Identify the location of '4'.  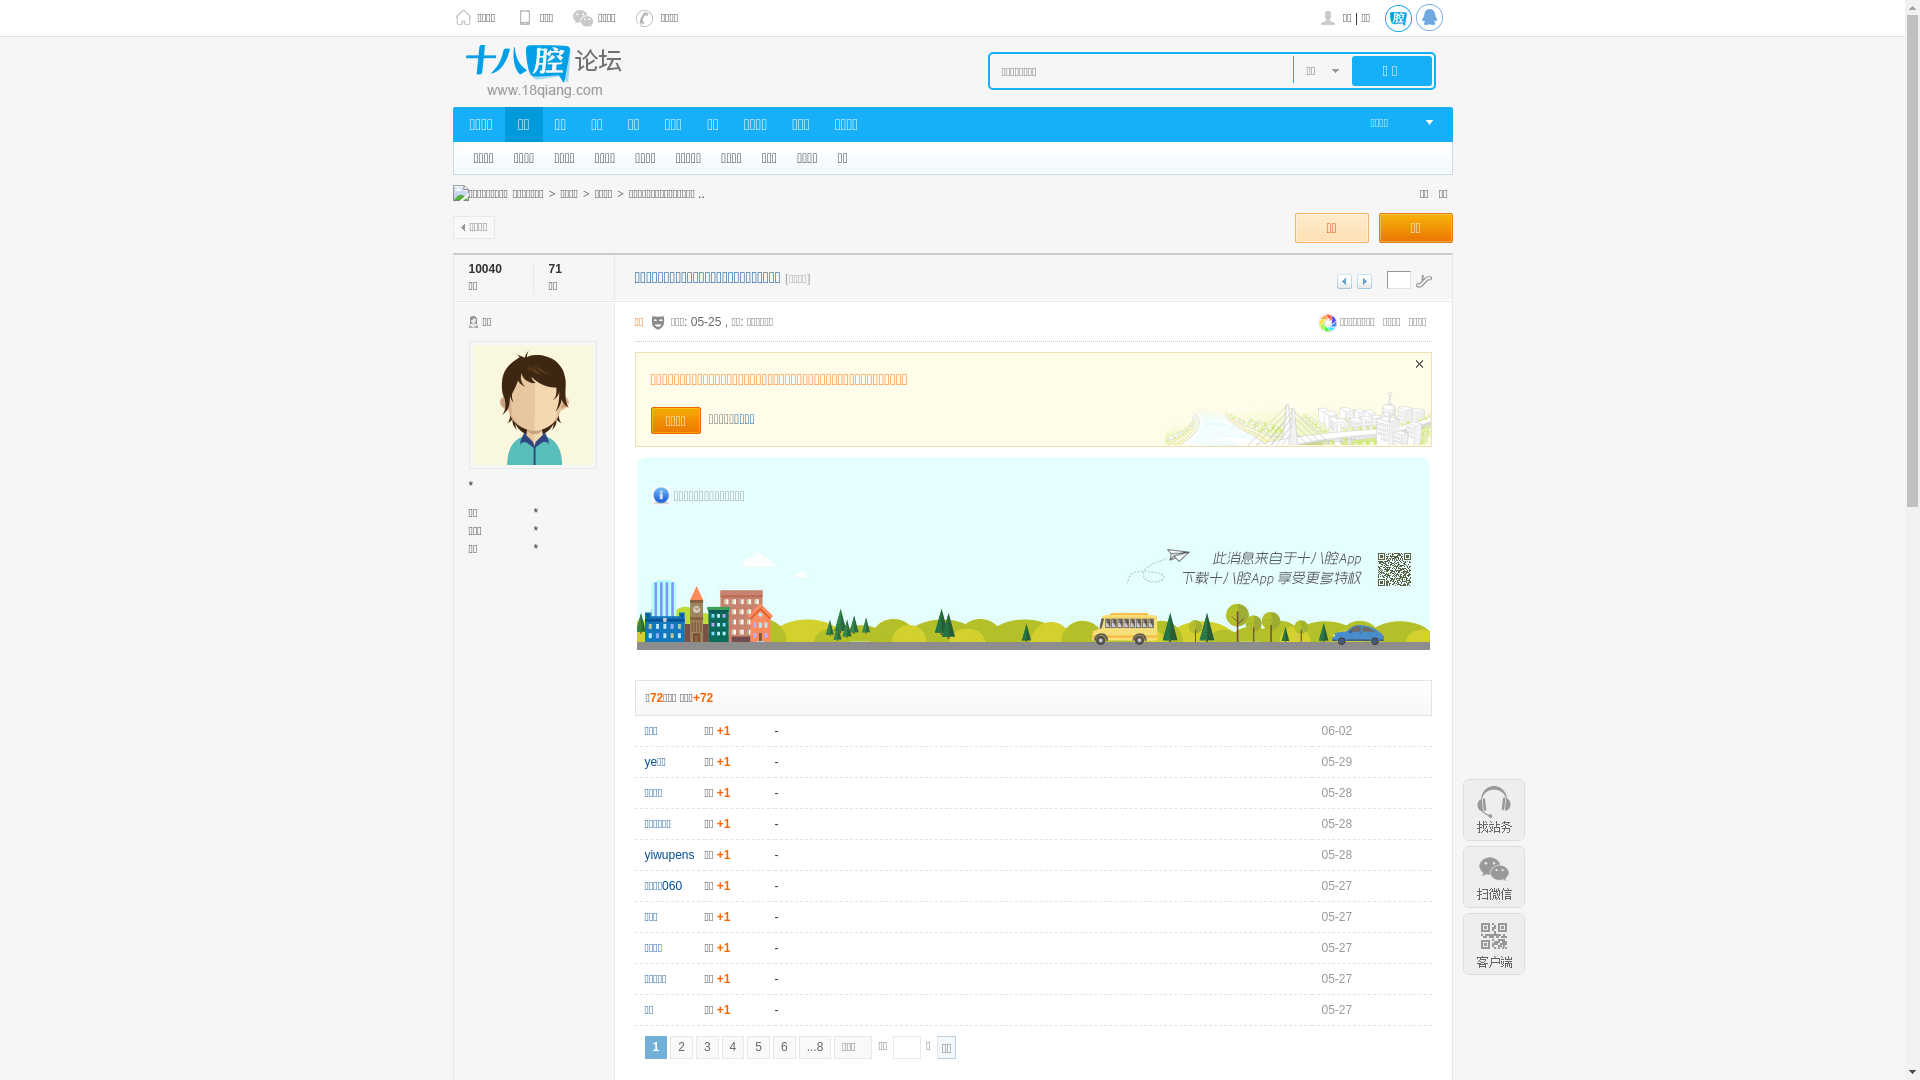
(732, 1046).